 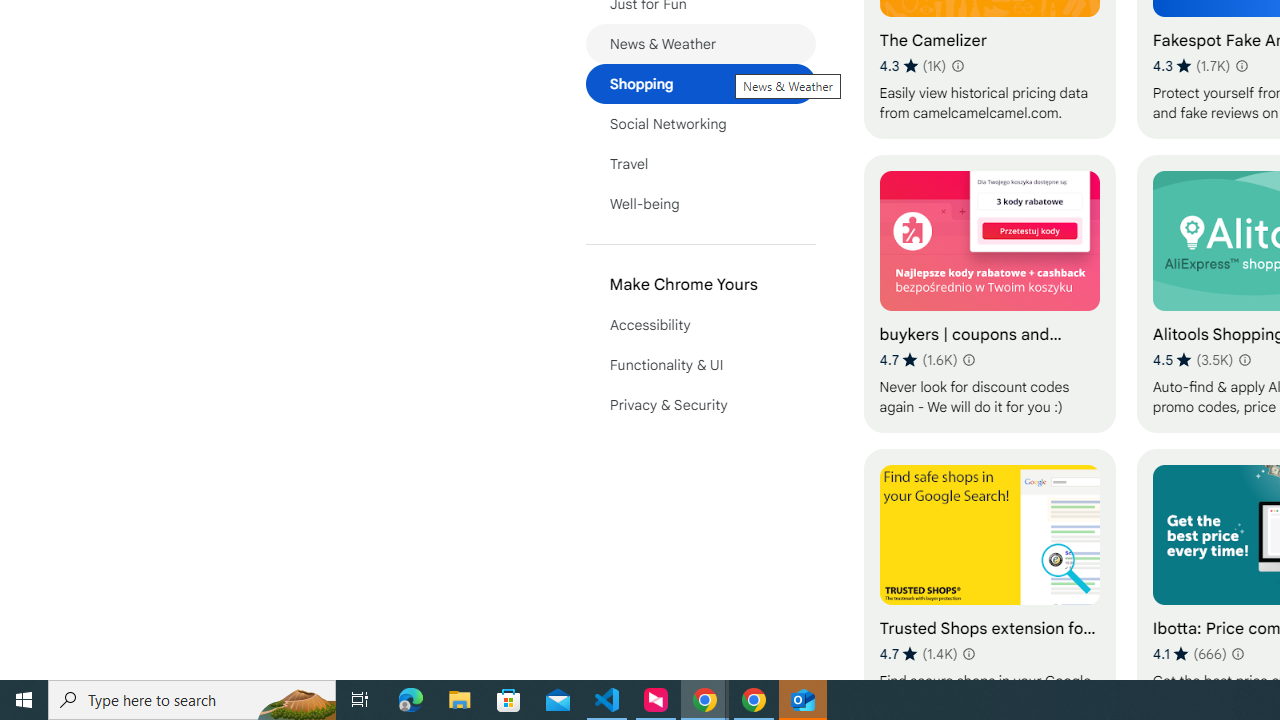 I want to click on 'buykers | coupons and discount codes', so click(x=989, y=293).